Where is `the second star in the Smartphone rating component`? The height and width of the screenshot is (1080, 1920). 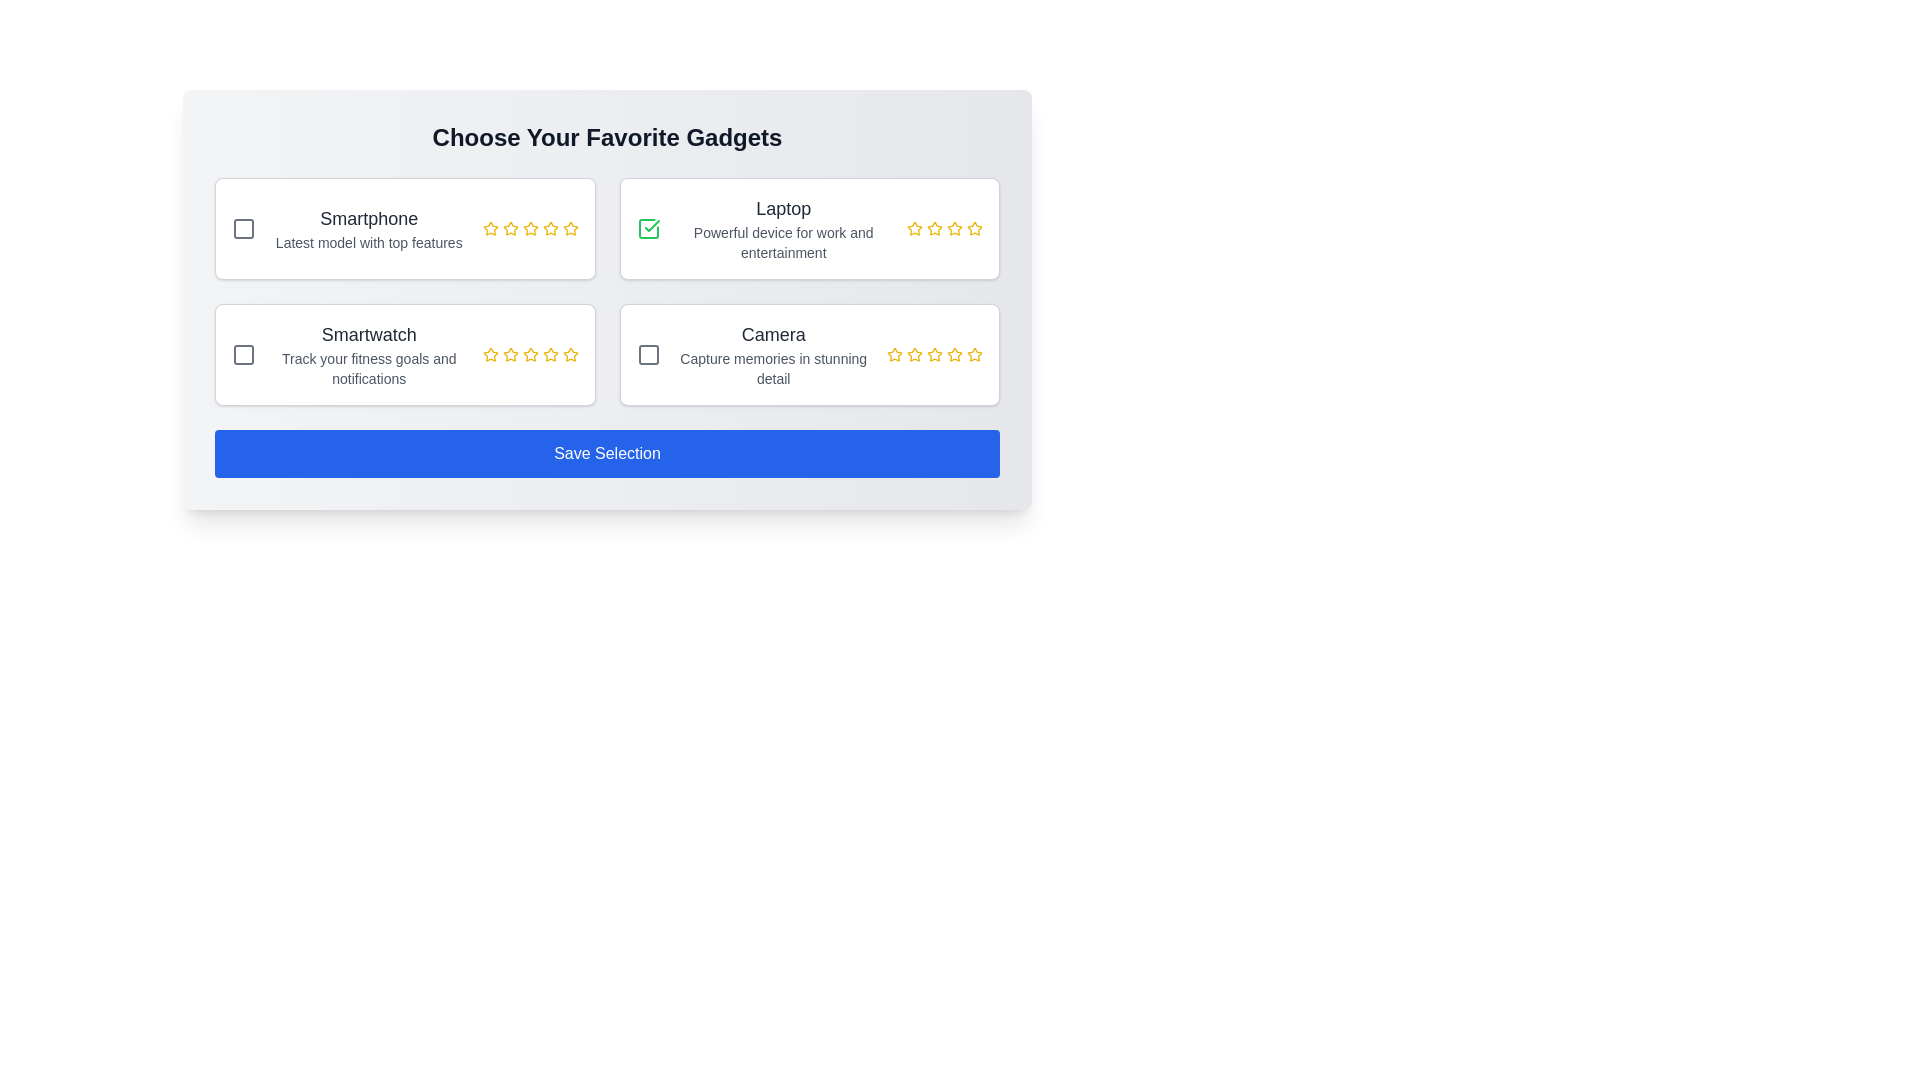 the second star in the Smartphone rating component is located at coordinates (569, 227).